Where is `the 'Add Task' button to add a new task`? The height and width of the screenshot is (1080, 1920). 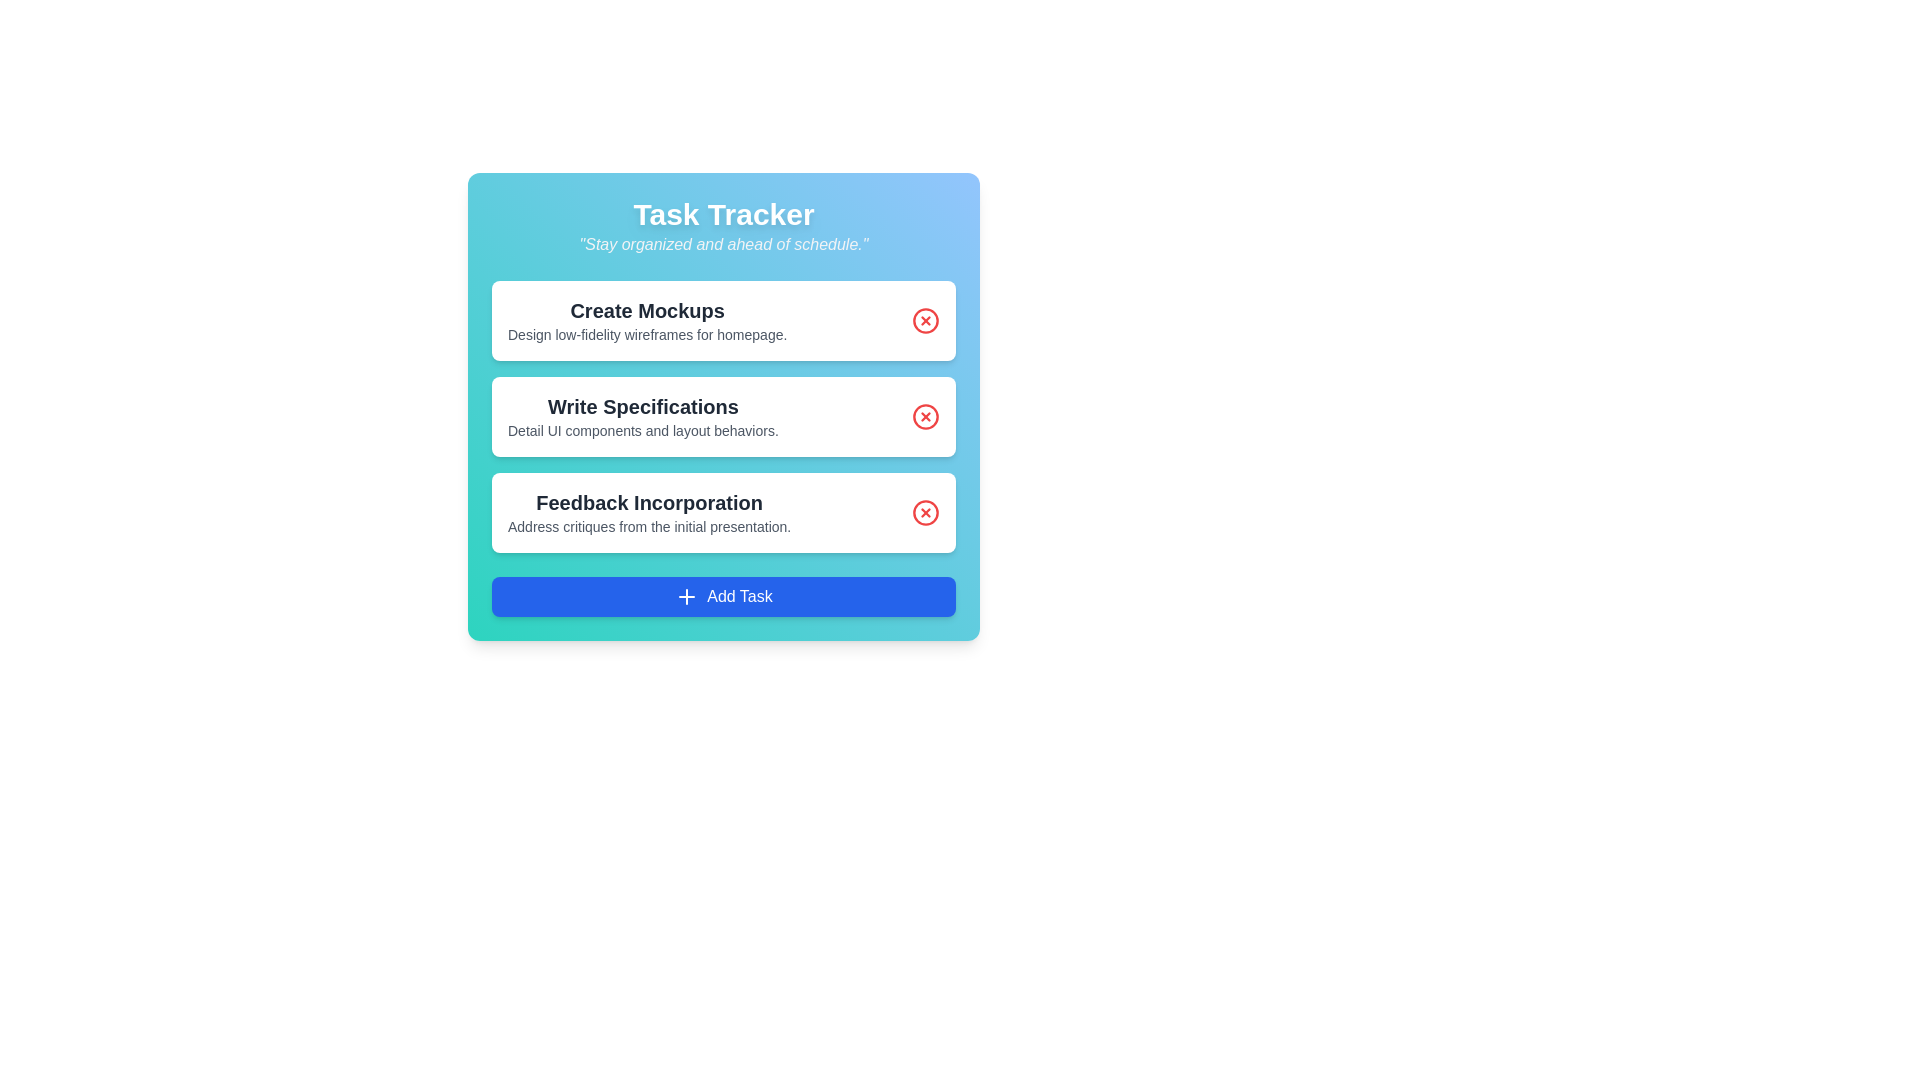 the 'Add Task' button to add a new task is located at coordinates (723, 596).